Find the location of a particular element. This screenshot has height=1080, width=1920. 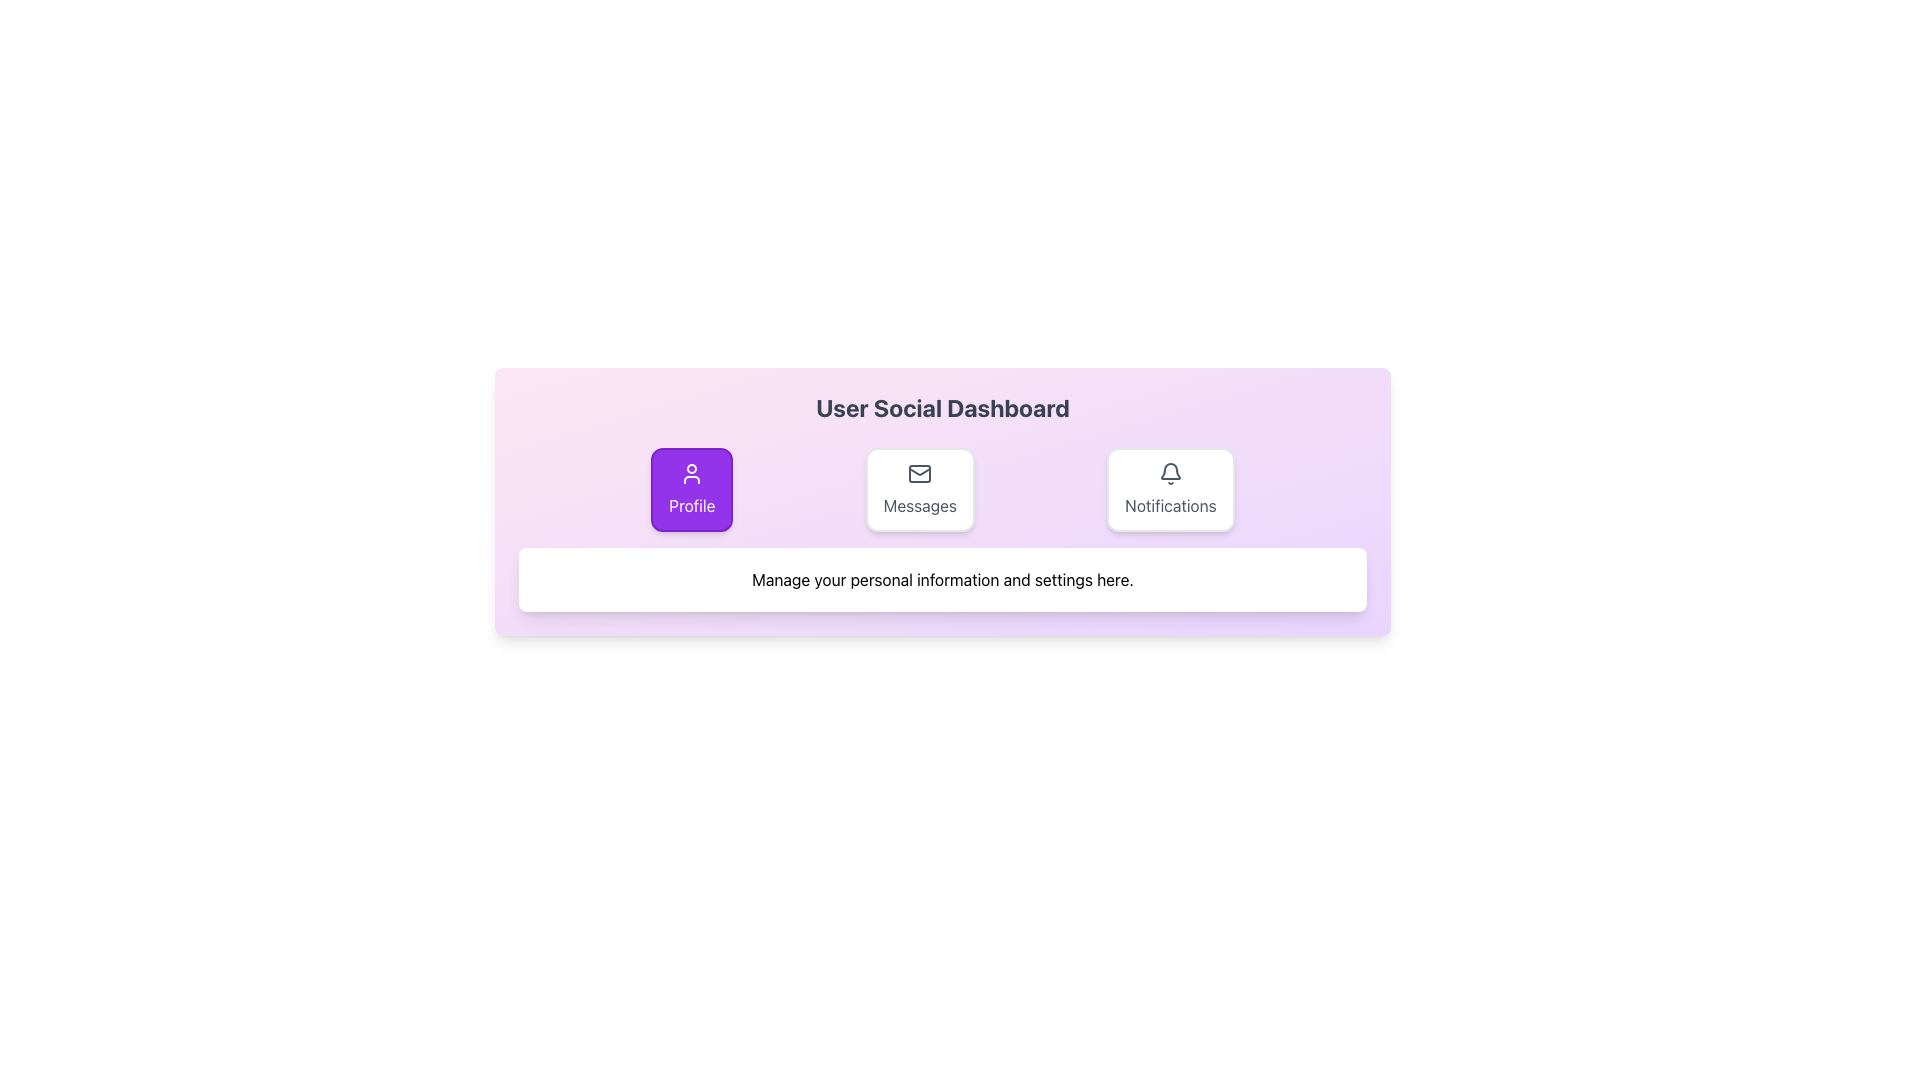

the Informational Text Box that displays the message 'Manage your personal information and settings here.' is located at coordinates (941, 579).